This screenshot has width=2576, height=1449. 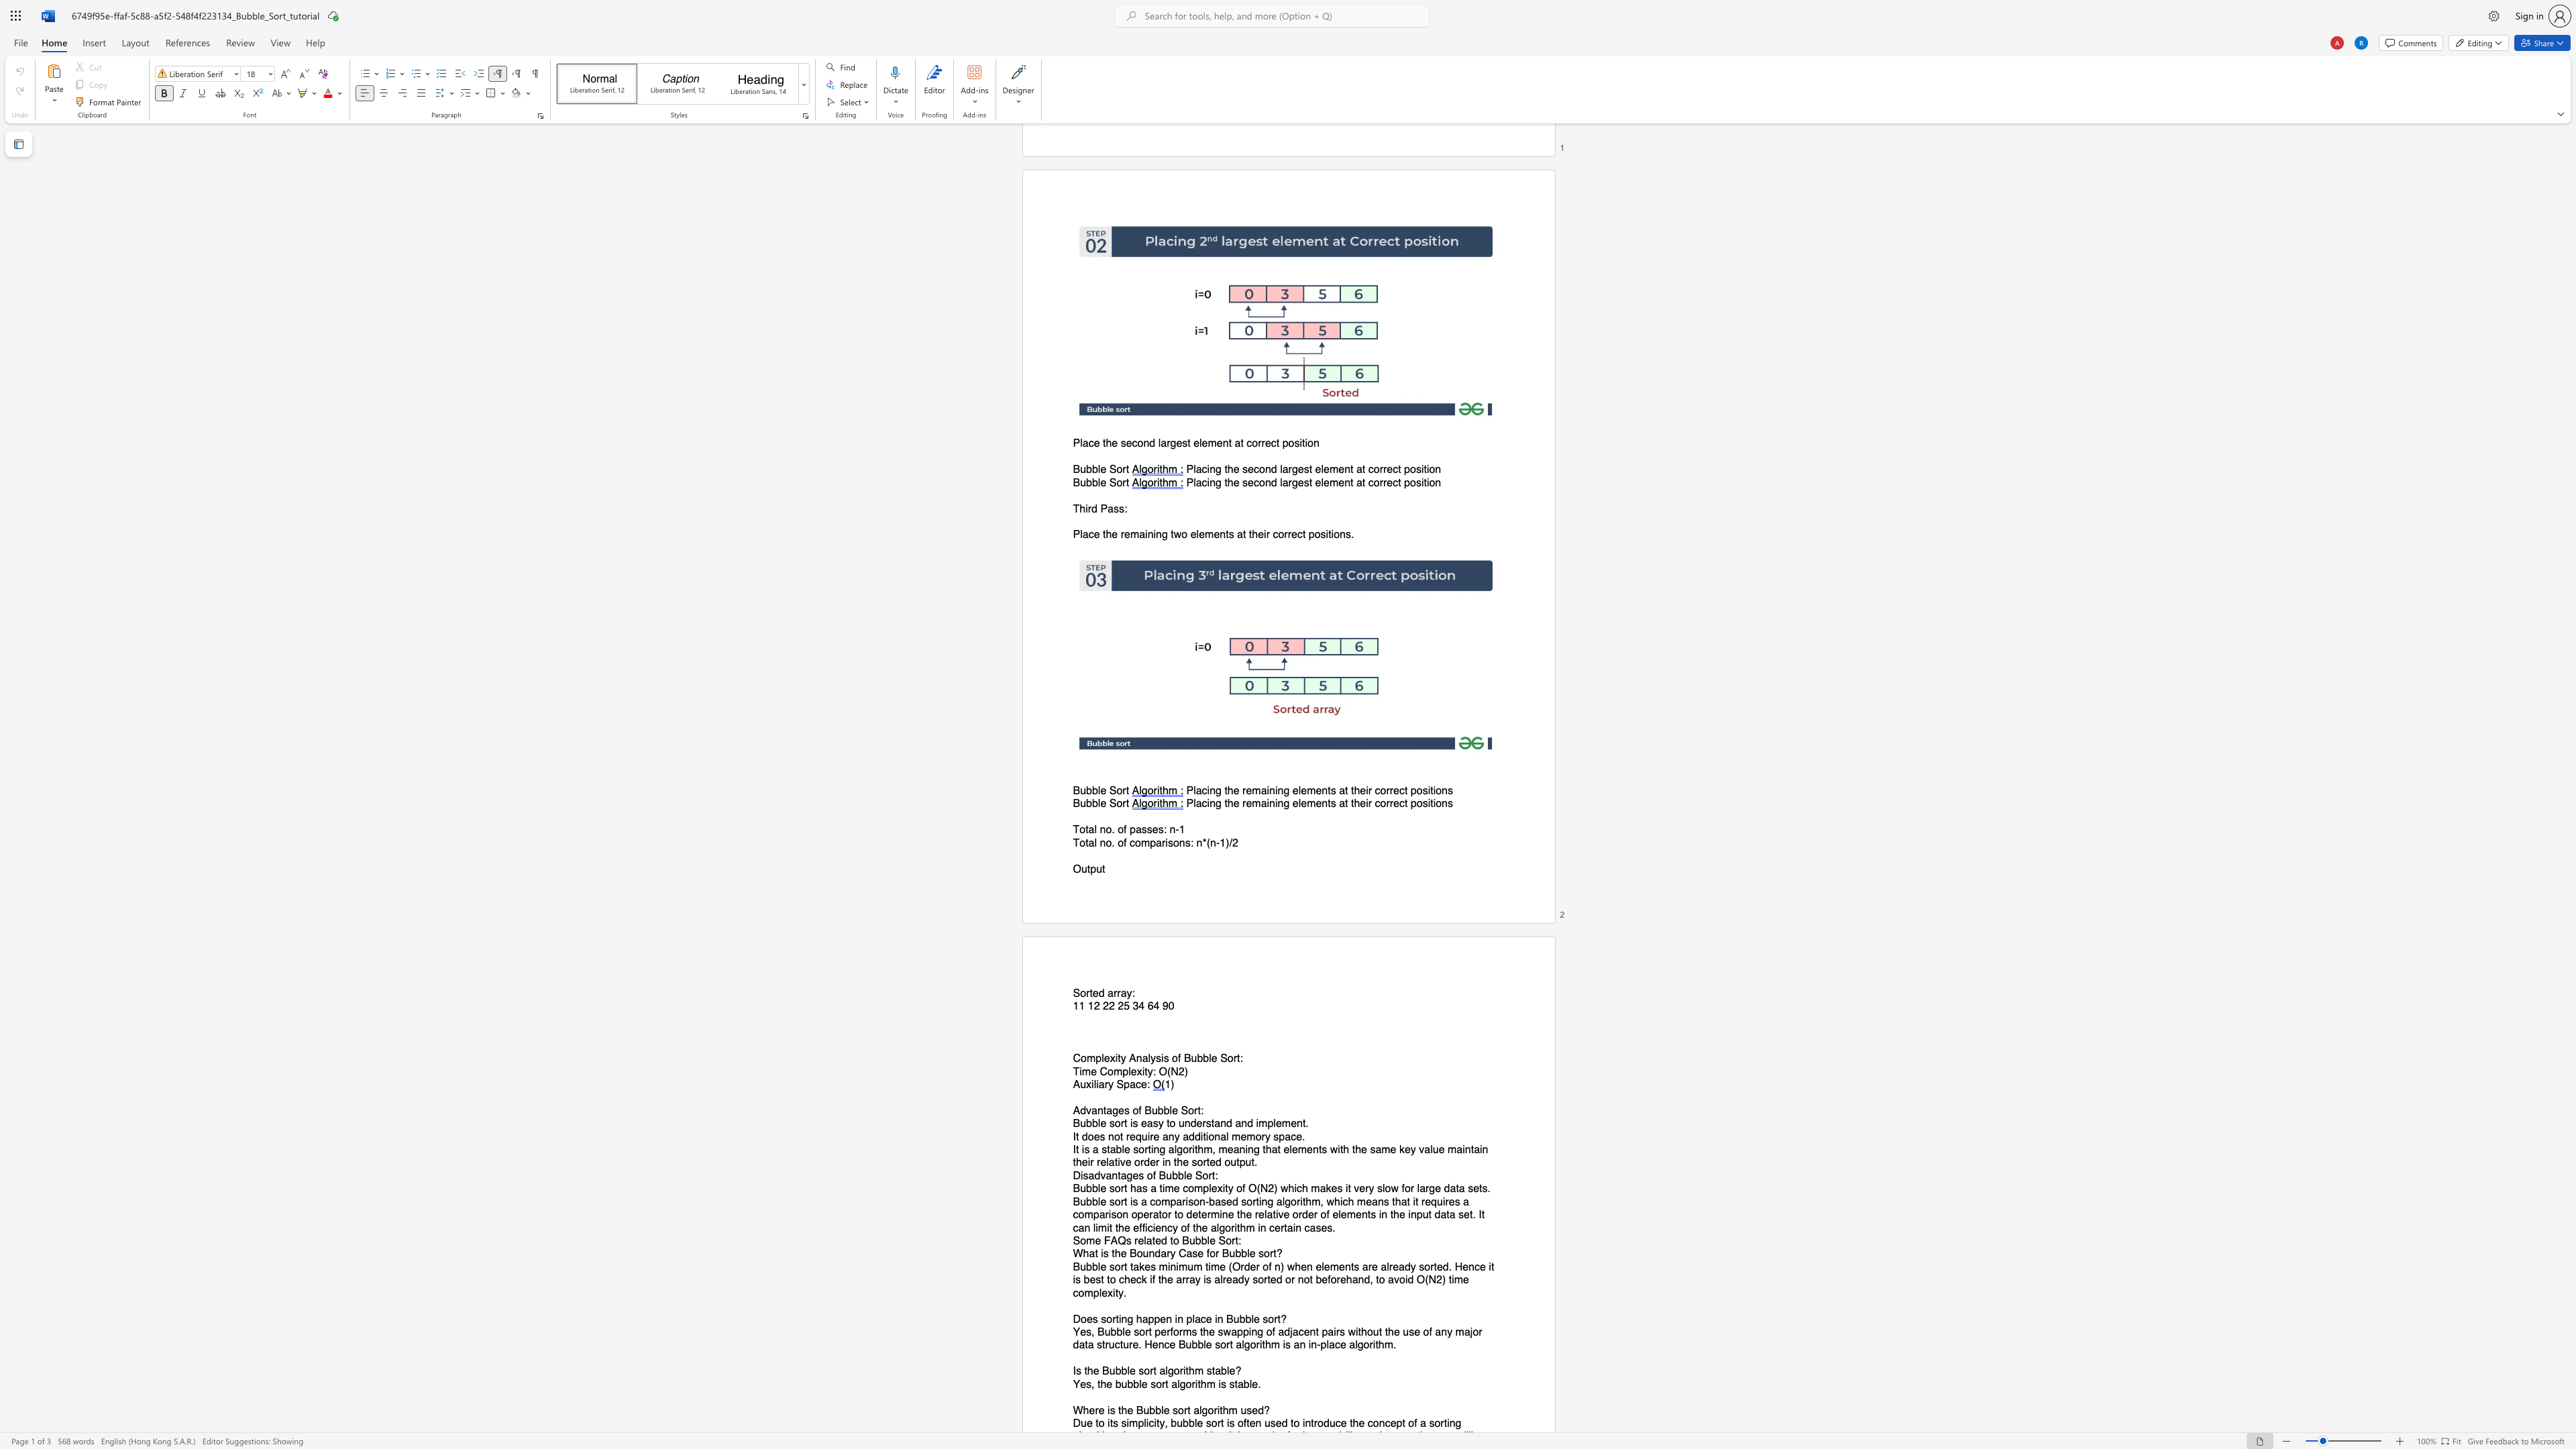 What do you see at coordinates (1144, 1110) in the screenshot?
I see `the subset text "Bubble S" within the text "Advantages of Bubble Sort:"` at bounding box center [1144, 1110].